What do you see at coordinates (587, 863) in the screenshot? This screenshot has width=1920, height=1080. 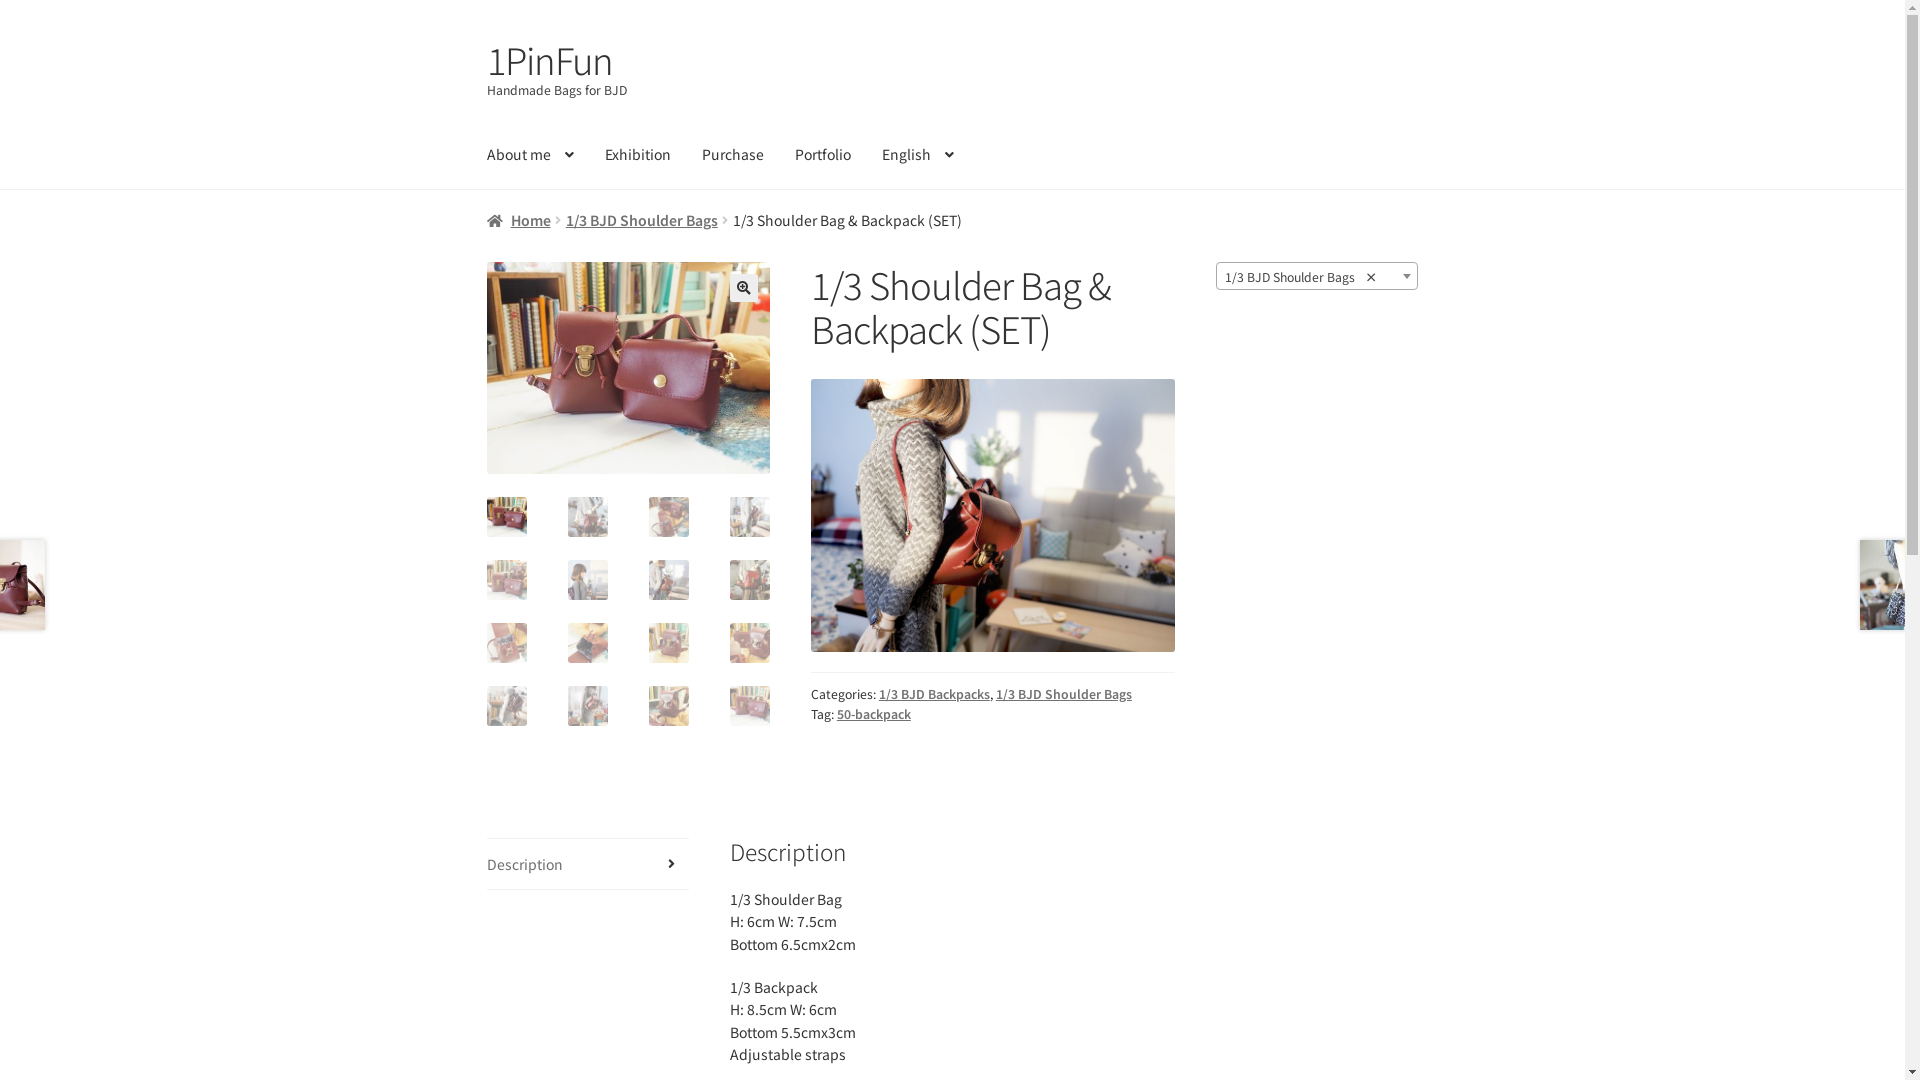 I see `'Description'` at bounding box center [587, 863].